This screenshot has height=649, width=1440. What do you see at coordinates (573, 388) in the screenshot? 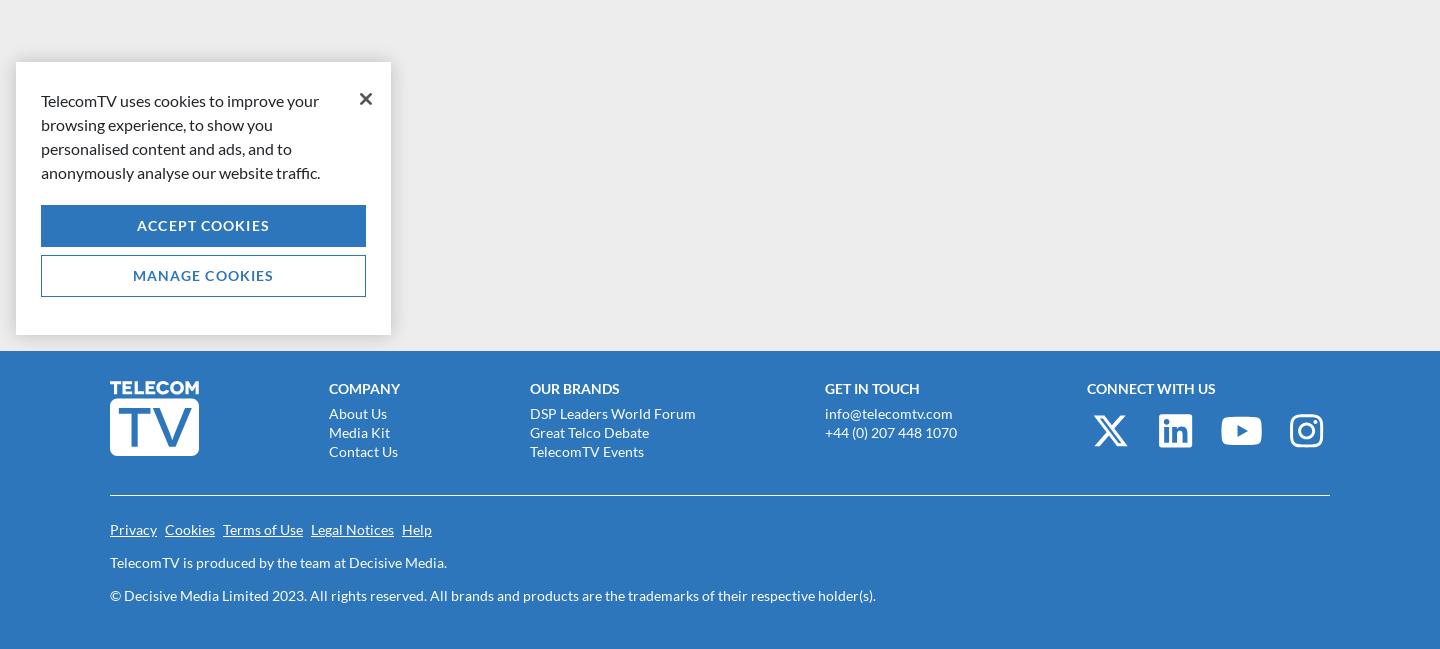
I see `'Our Brands'` at bounding box center [573, 388].